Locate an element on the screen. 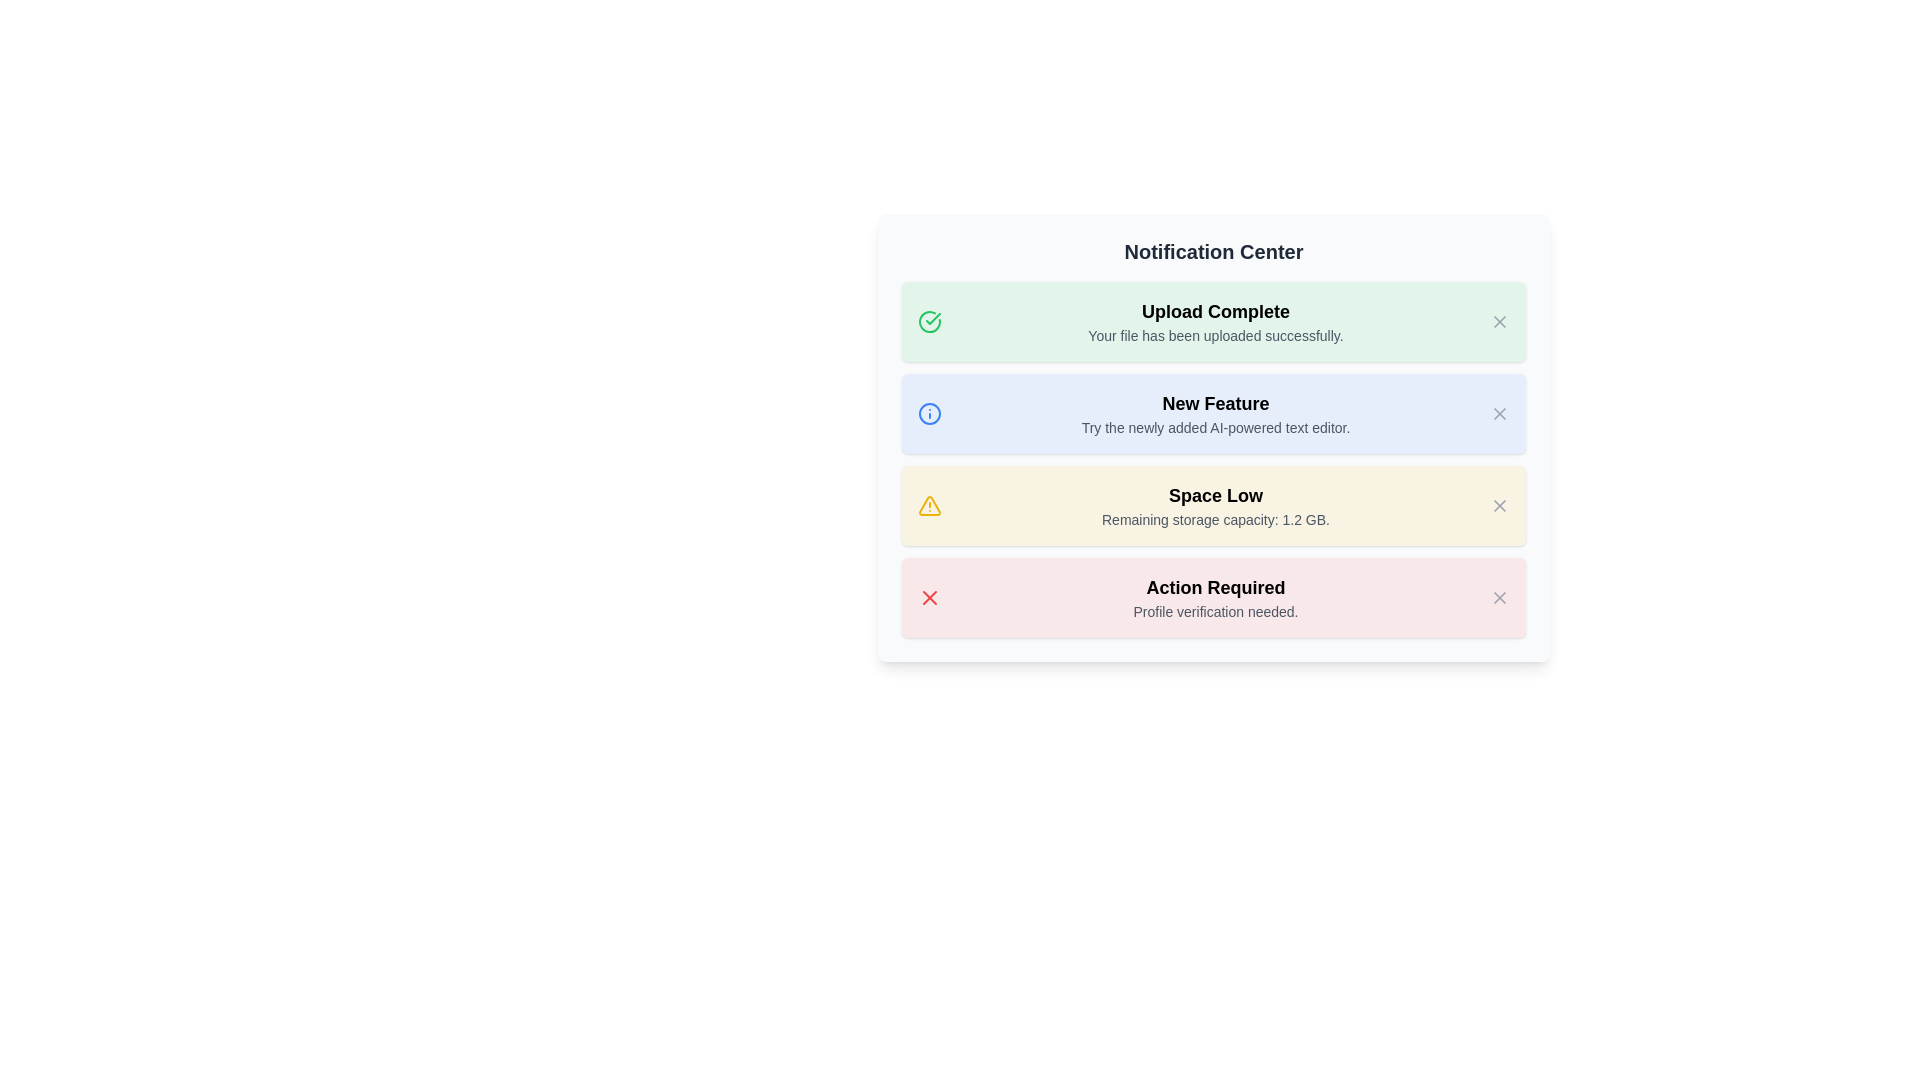  the informational icon located to the left of the title text 'New Feature' in the 'Notification Center' interface is located at coordinates (929, 412).